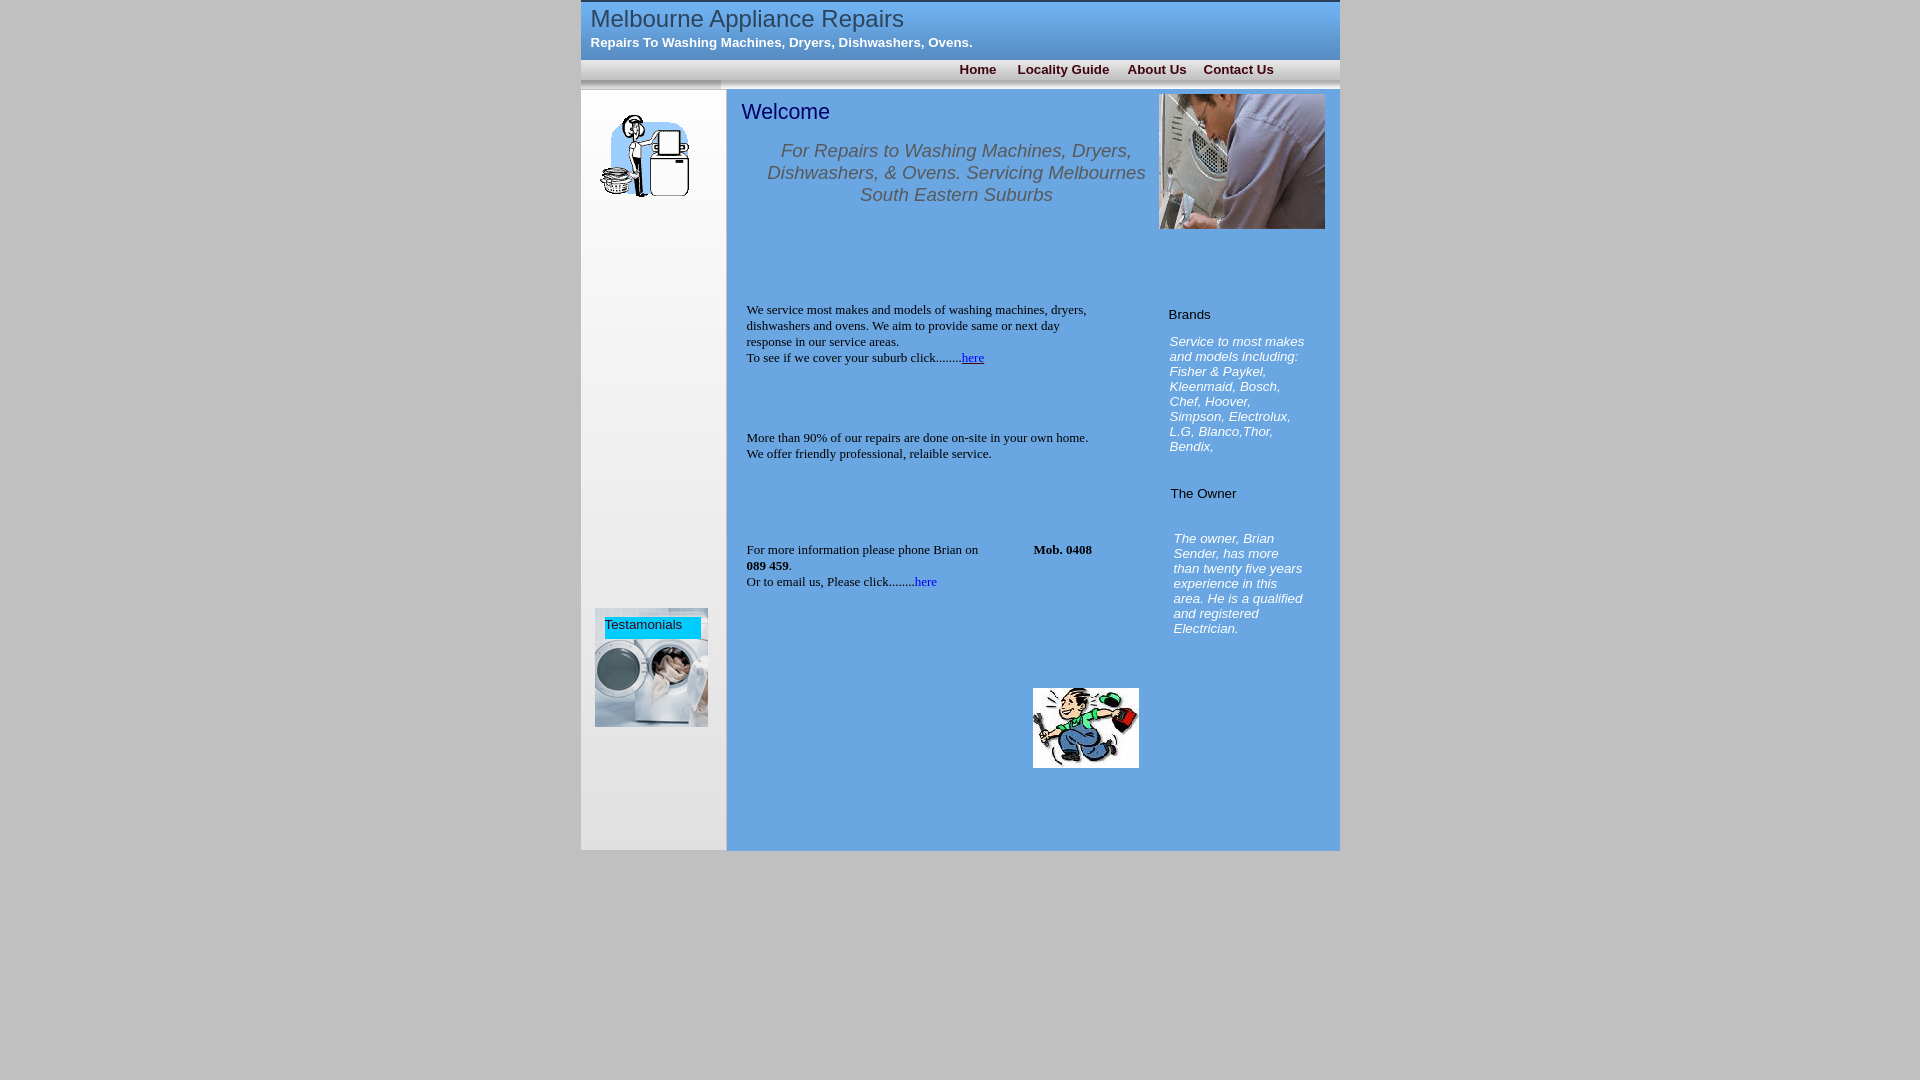  Describe the element at coordinates (1237, 68) in the screenshot. I see `'Contact Us'` at that location.